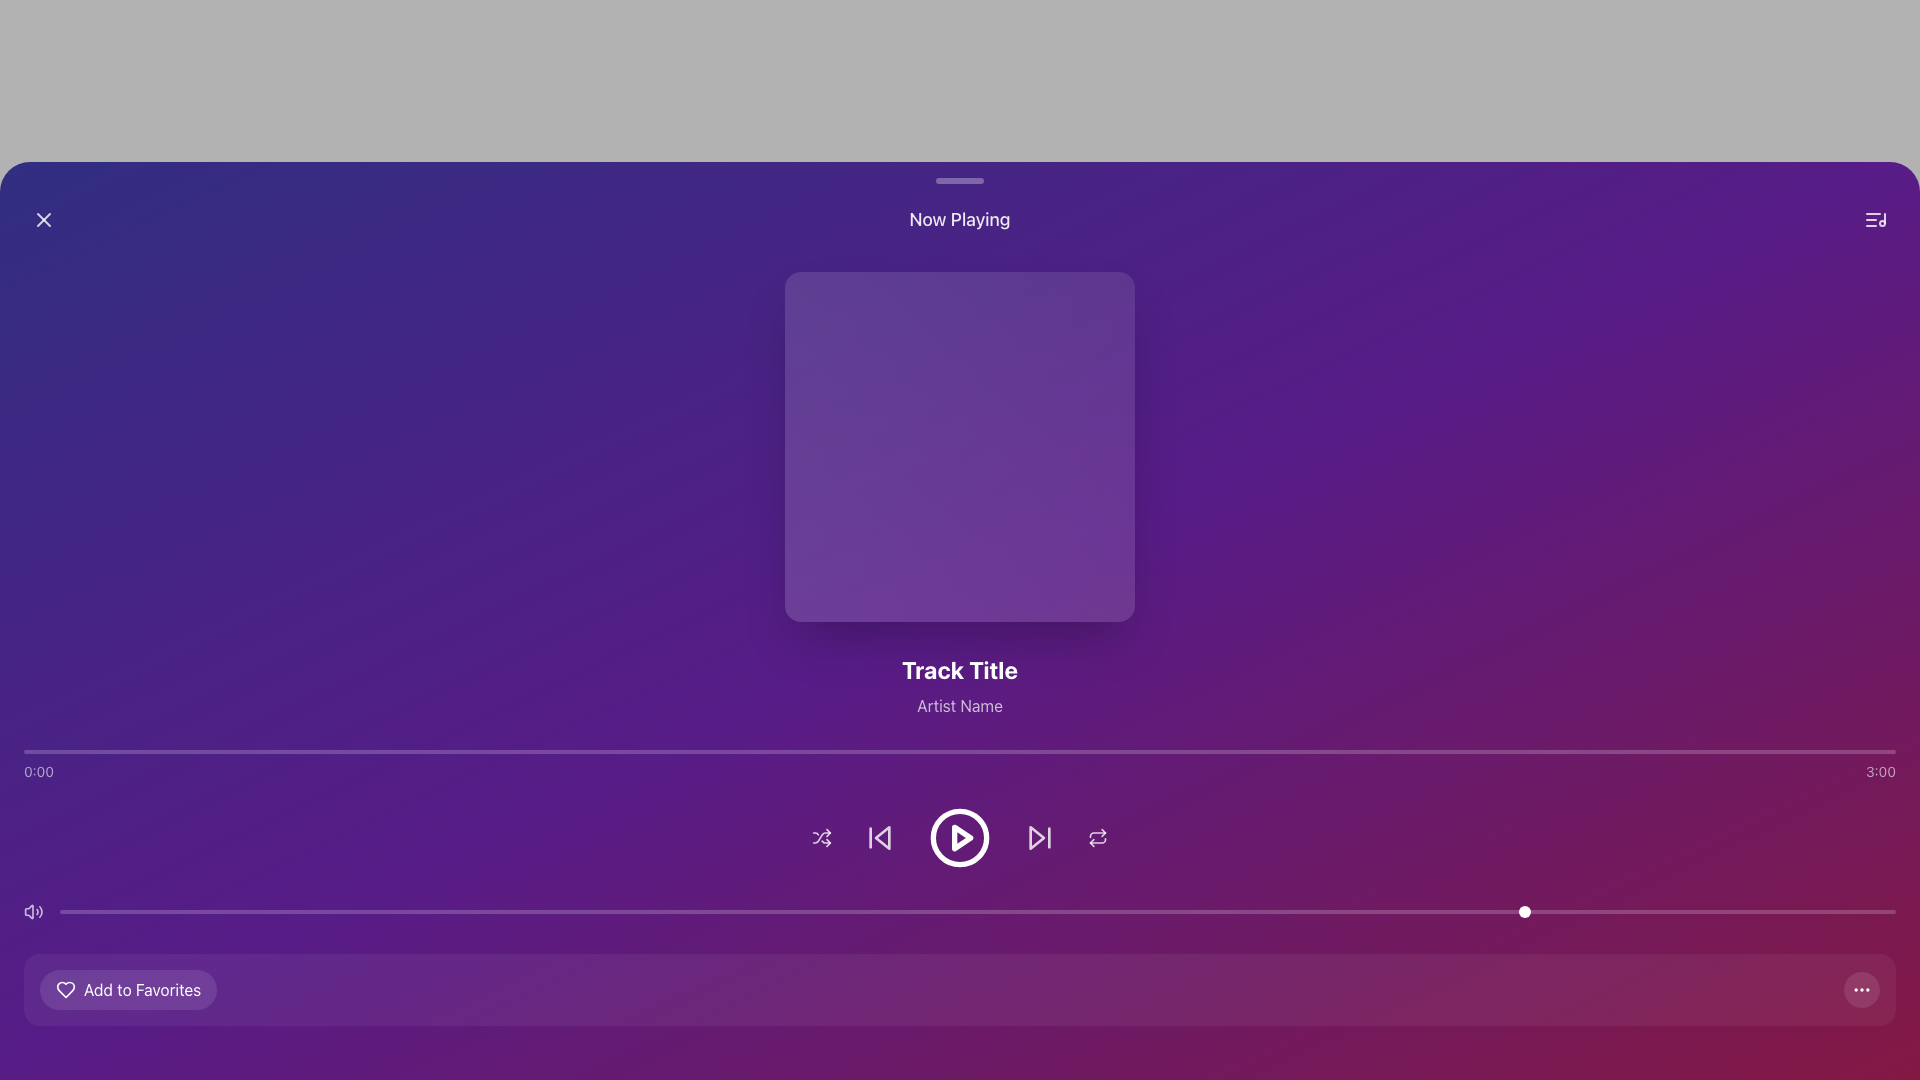 This screenshot has height=1080, width=1920. I want to click on the progress bar or timeline tracker located at the bottom of the main content section, positioned between the time labels '0:00' and '3:00', so click(960, 752).